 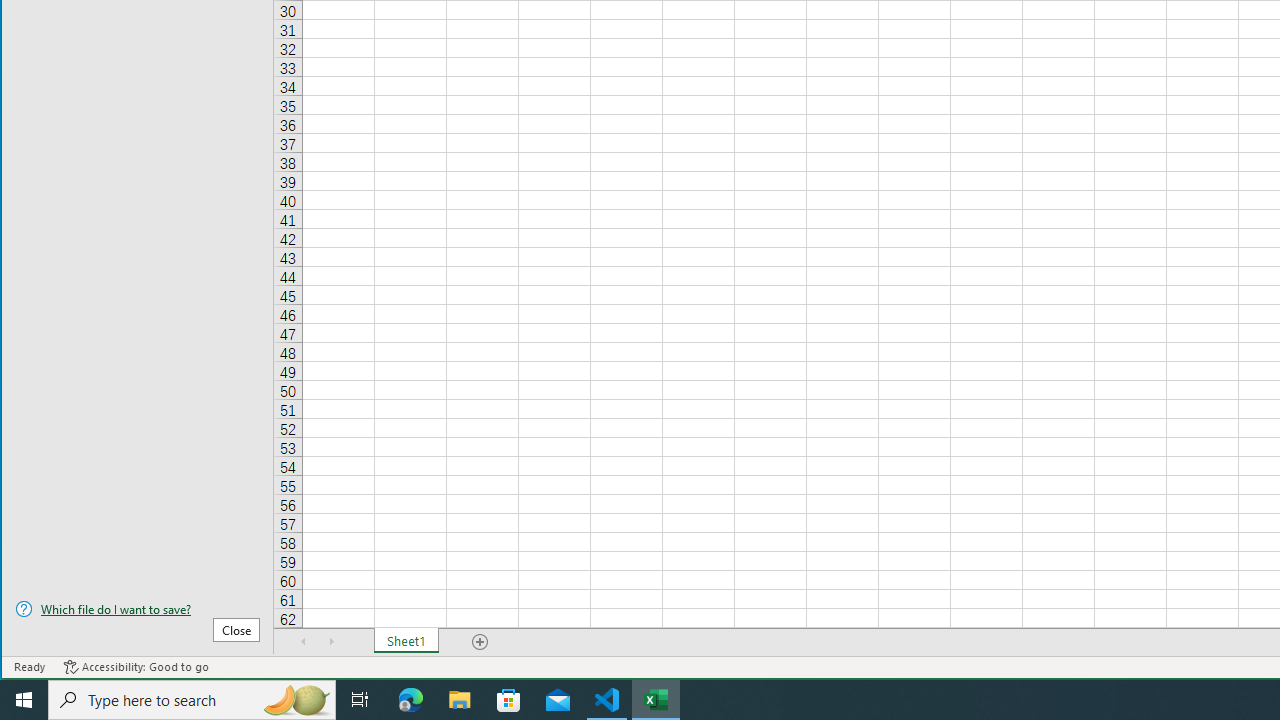 What do you see at coordinates (459, 698) in the screenshot?
I see `'File Explorer'` at bounding box center [459, 698].